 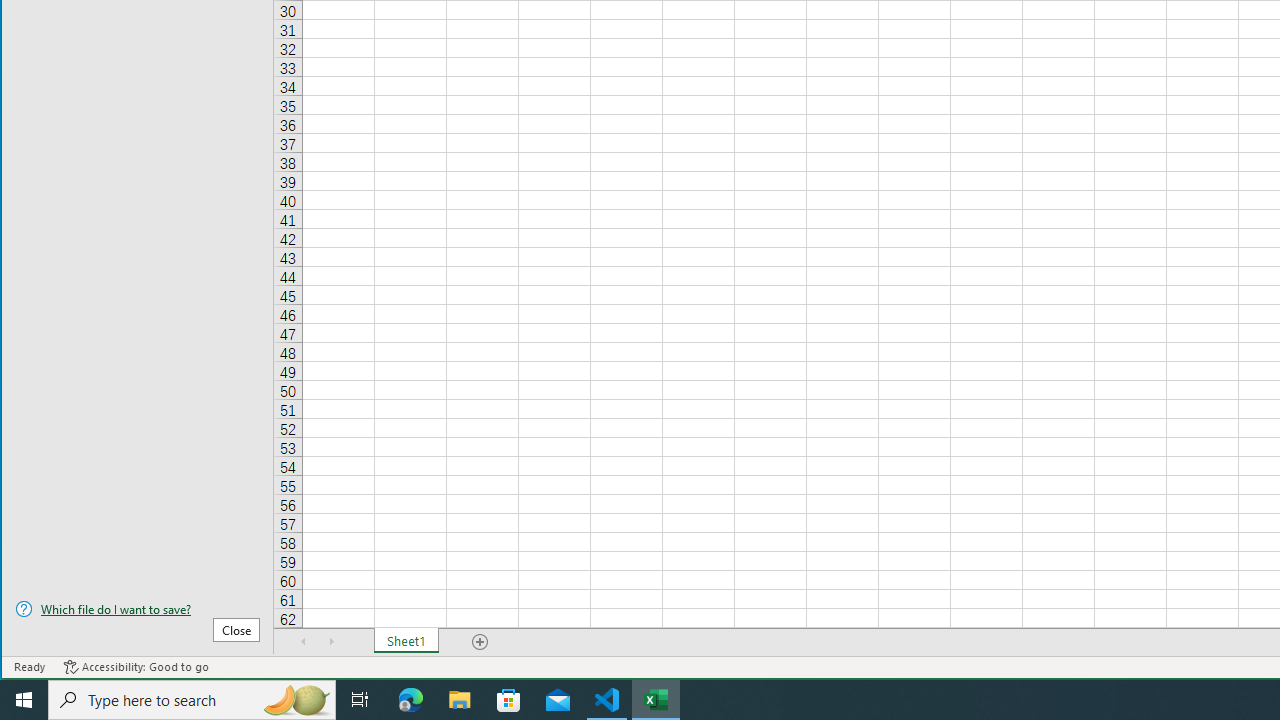 What do you see at coordinates (459, 698) in the screenshot?
I see `'File Explorer'` at bounding box center [459, 698].